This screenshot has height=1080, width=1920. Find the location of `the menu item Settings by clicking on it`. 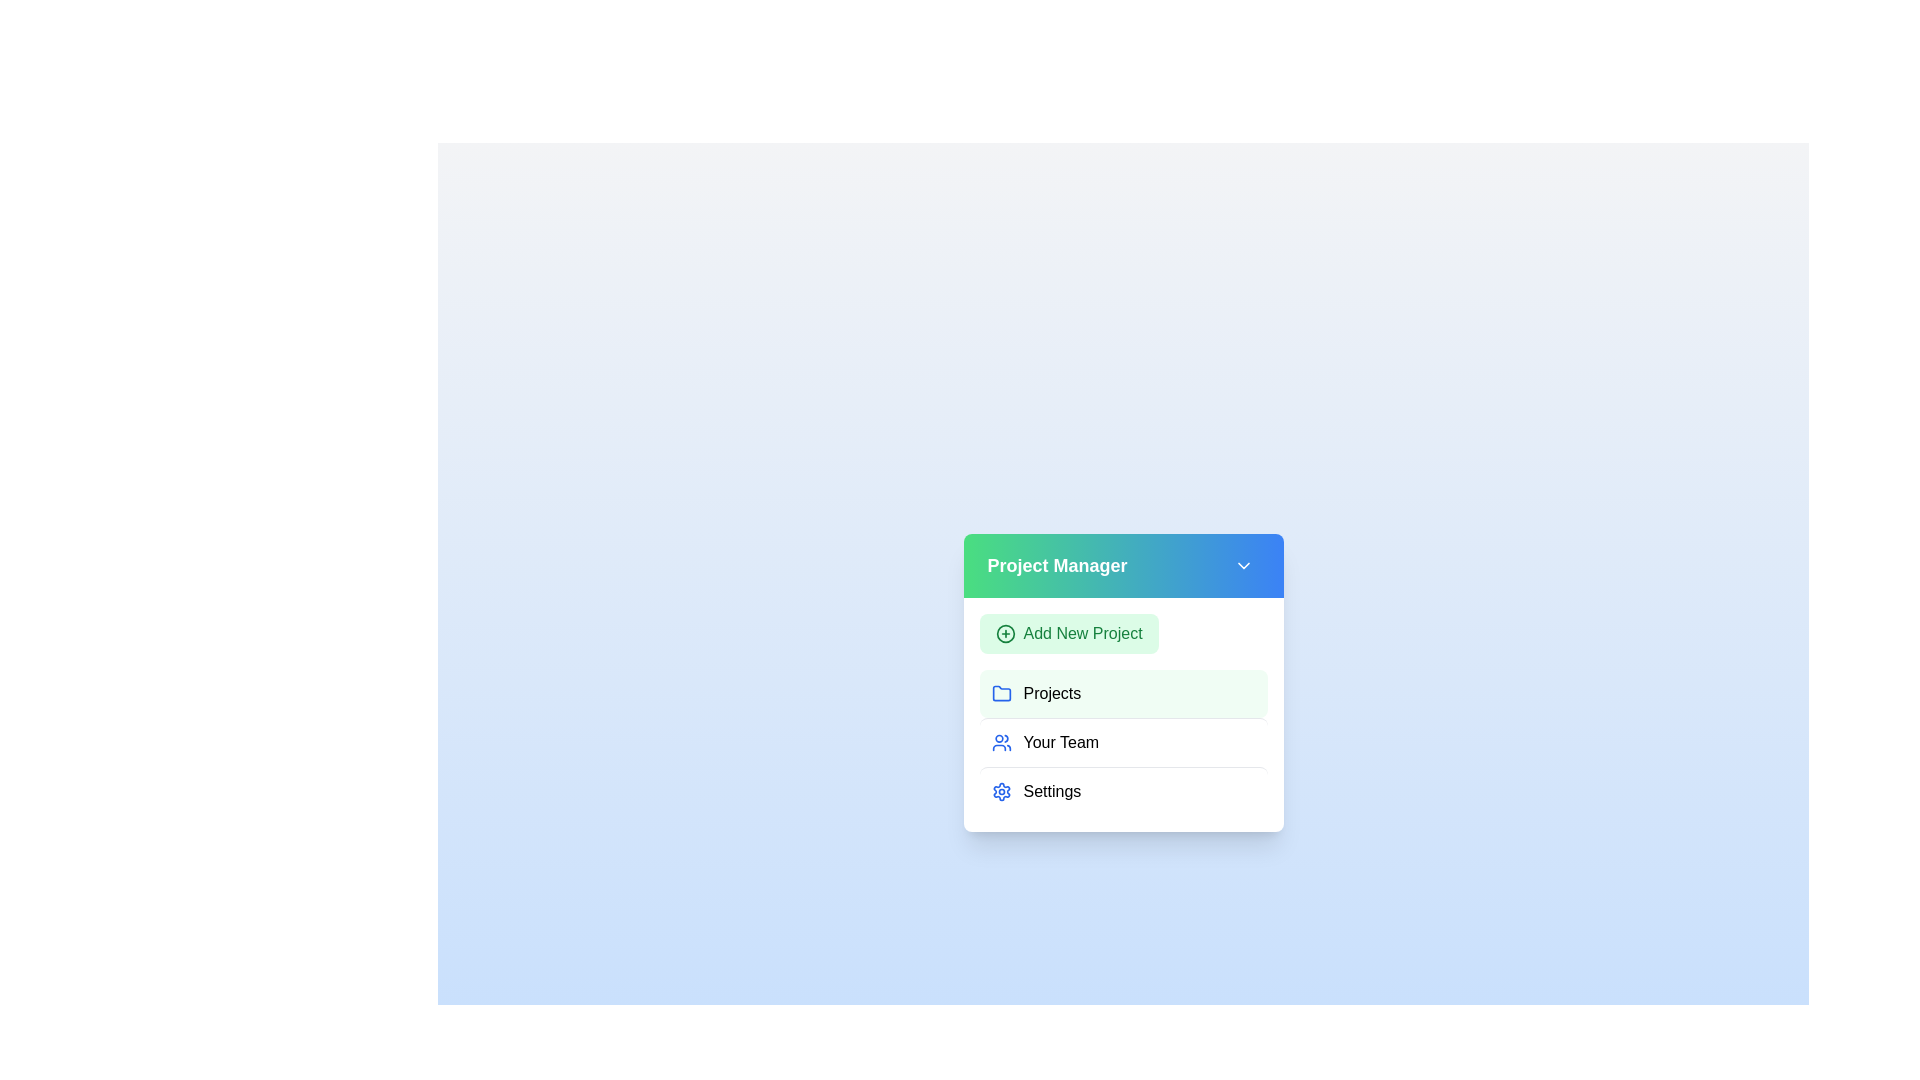

the menu item Settings by clicking on it is located at coordinates (1123, 790).